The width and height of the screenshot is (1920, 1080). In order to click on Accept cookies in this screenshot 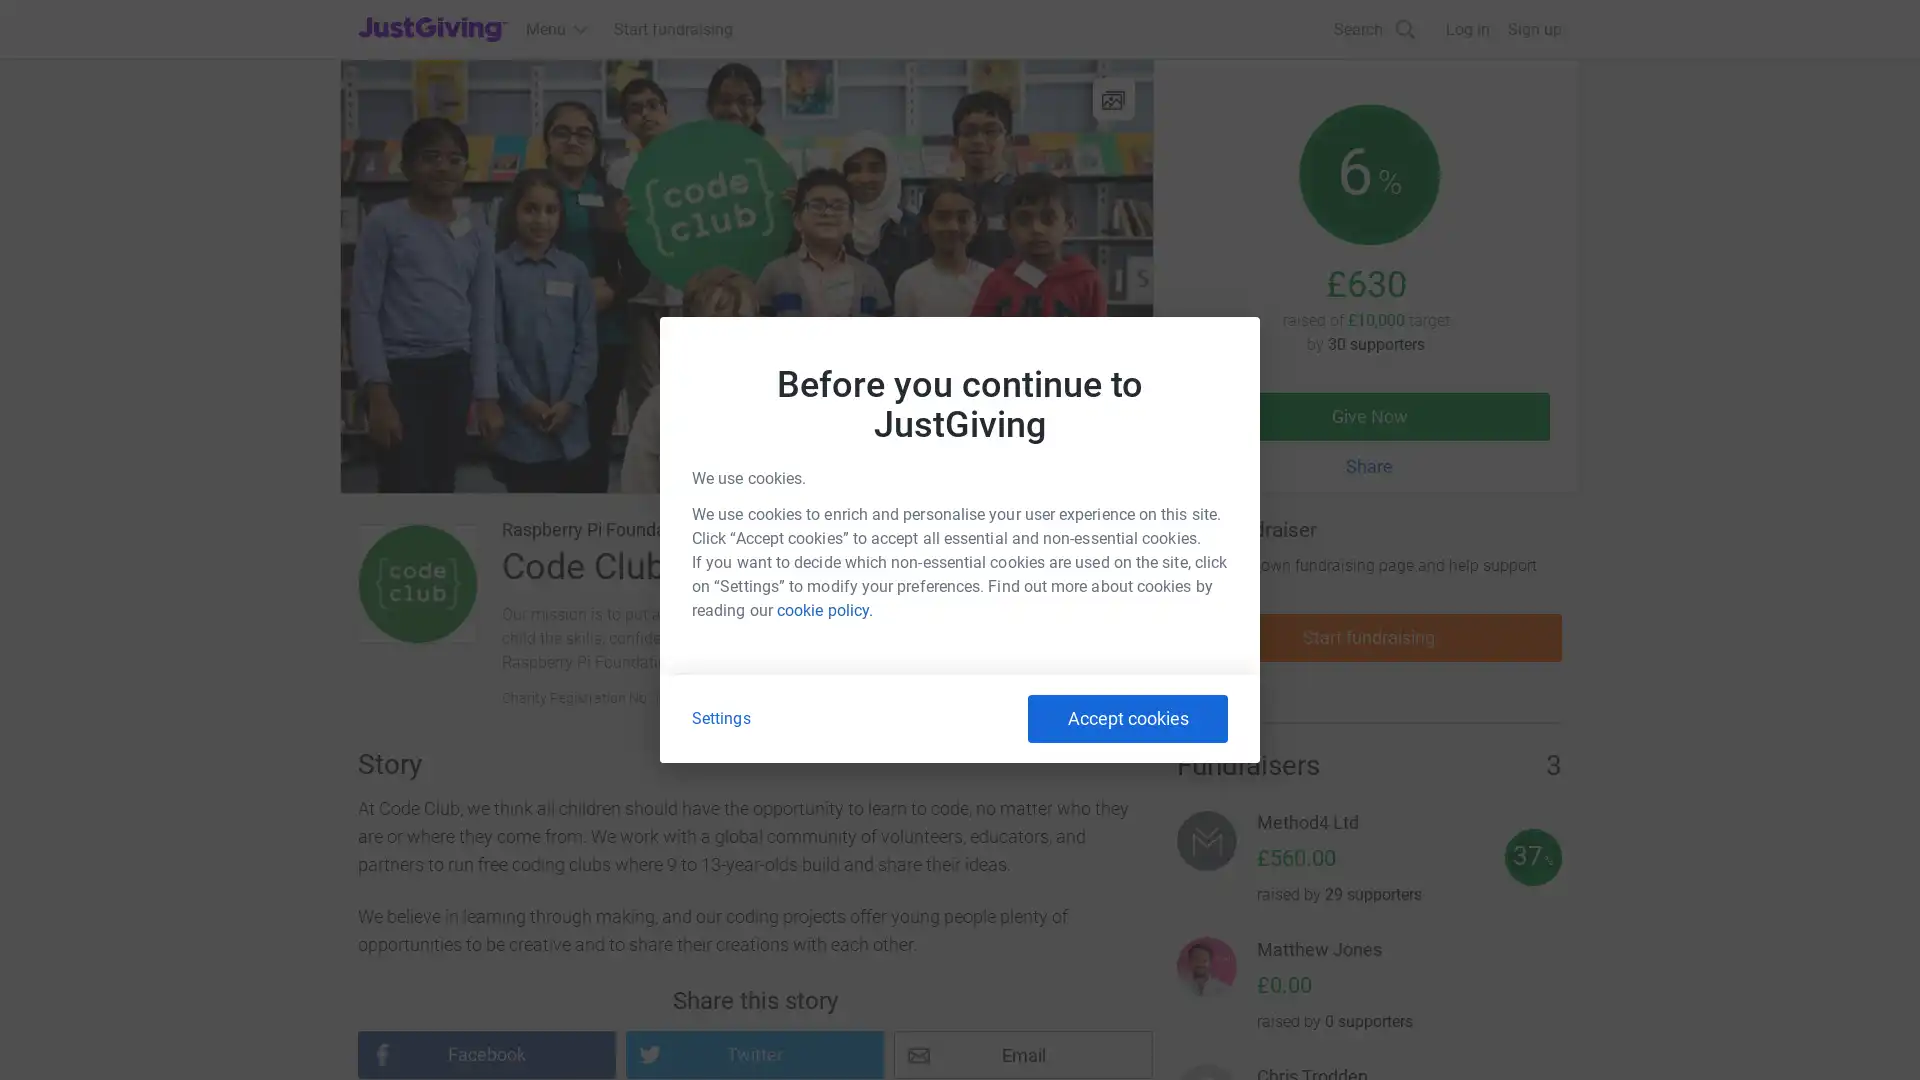, I will do `click(1128, 717)`.